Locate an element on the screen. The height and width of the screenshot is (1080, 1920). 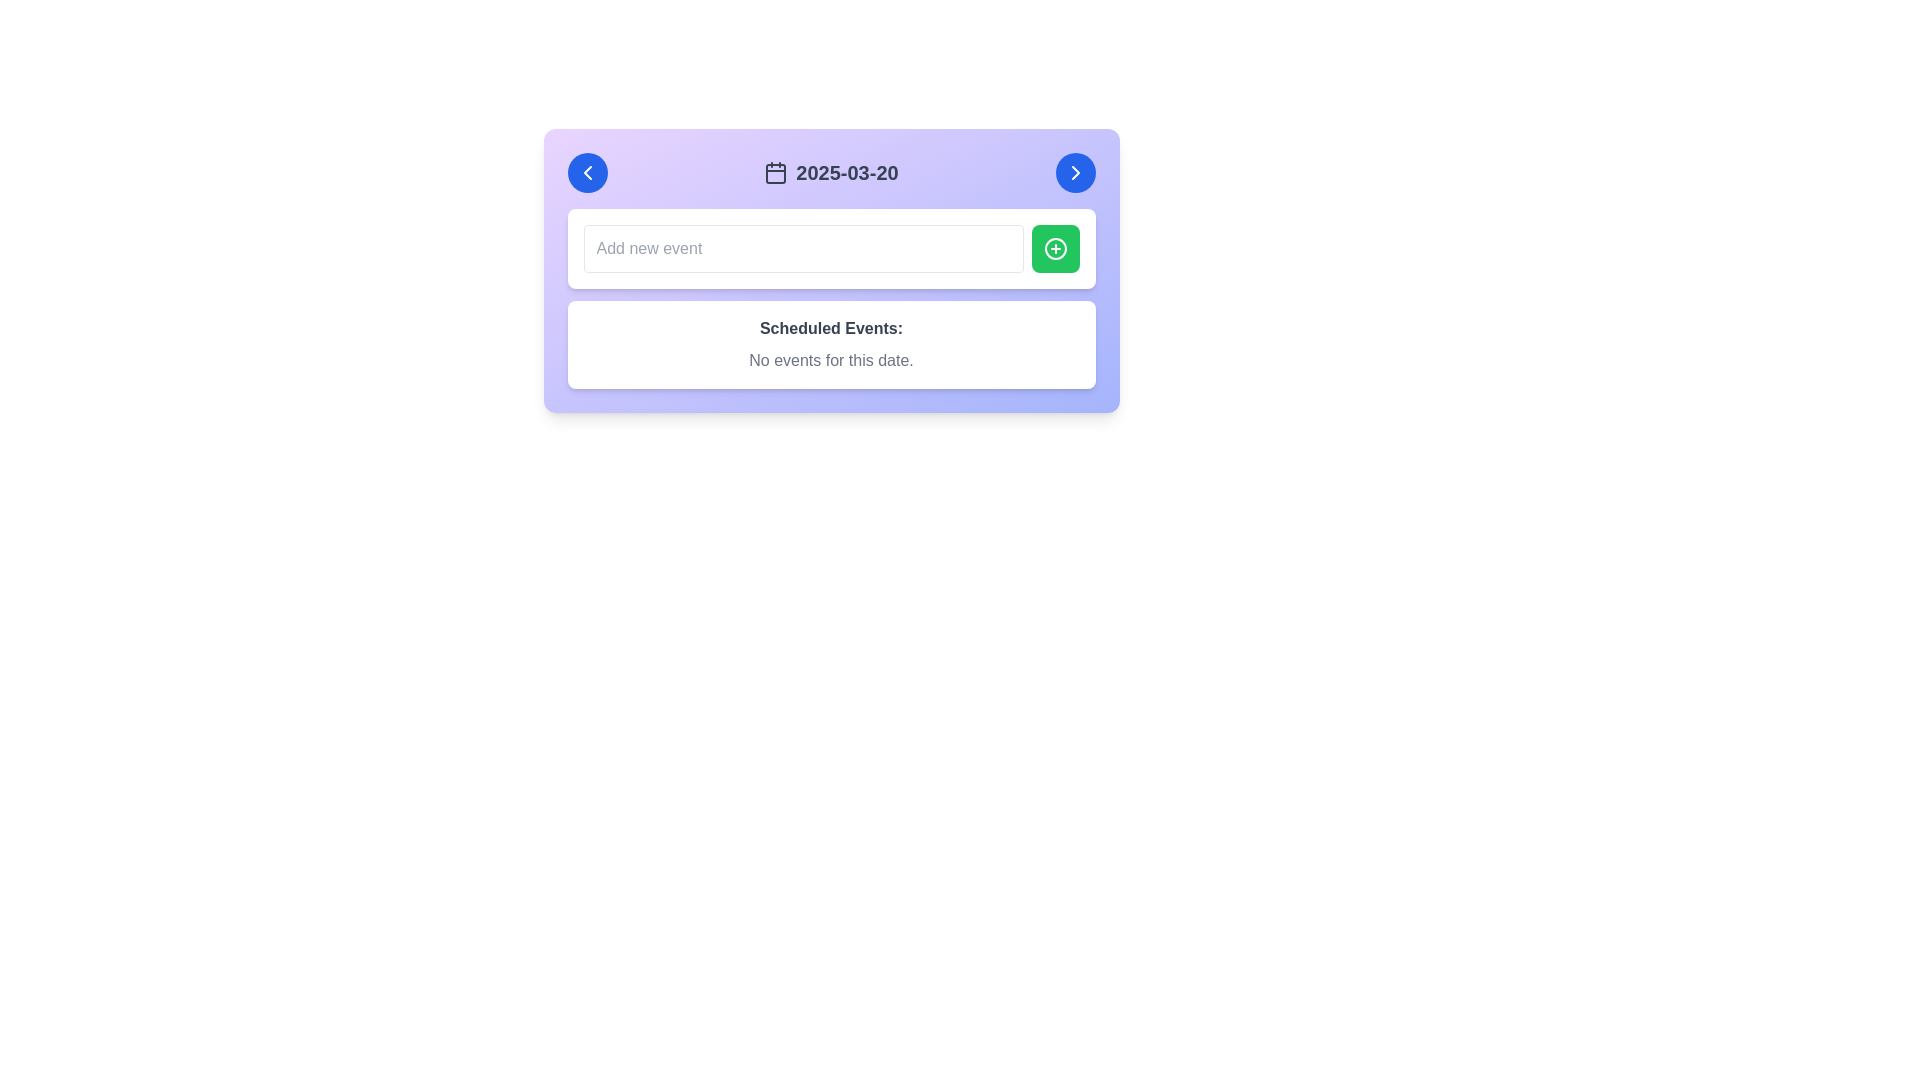
date displayed in the Date Display Label, which shows '2025-03-20' in a bold and large font, located centrally above the text box for adding new events is located at coordinates (831, 172).